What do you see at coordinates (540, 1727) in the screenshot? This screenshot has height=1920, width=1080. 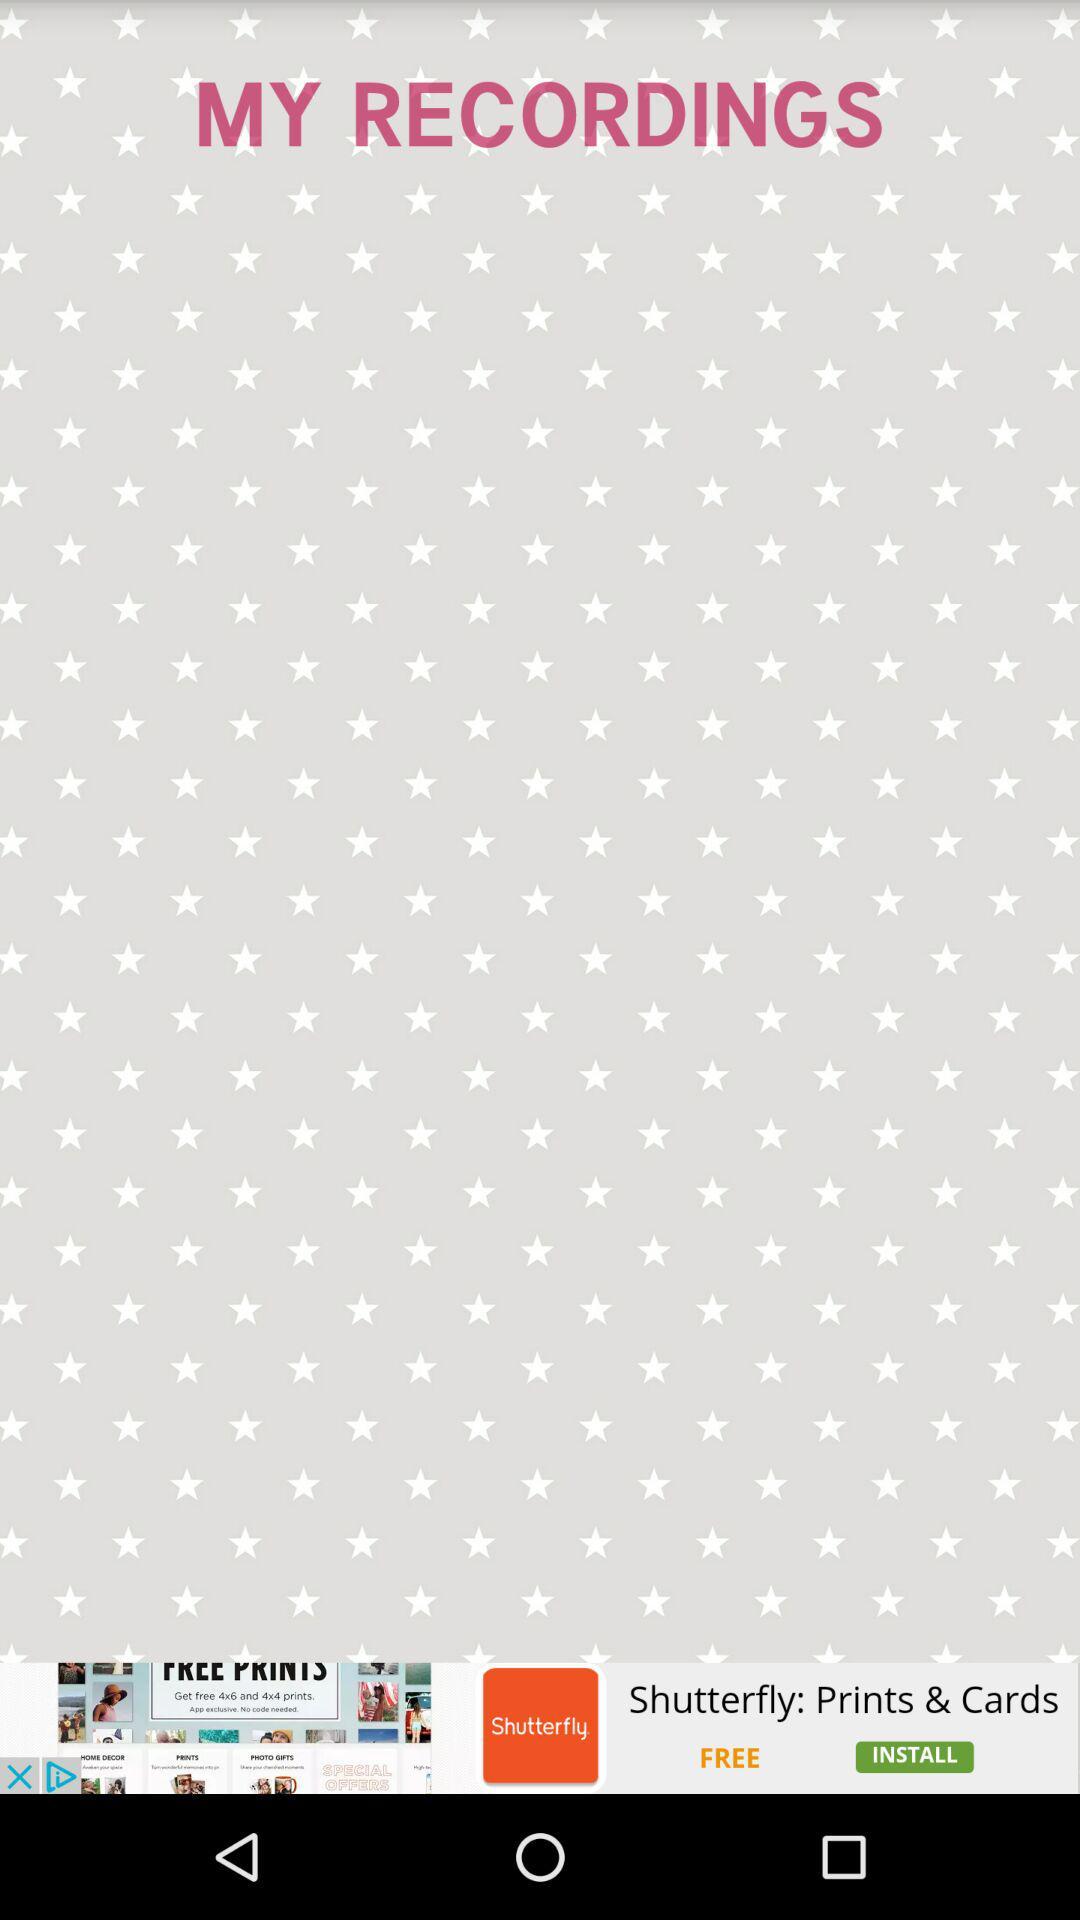 I see `advertisement bar` at bounding box center [540, 1727].